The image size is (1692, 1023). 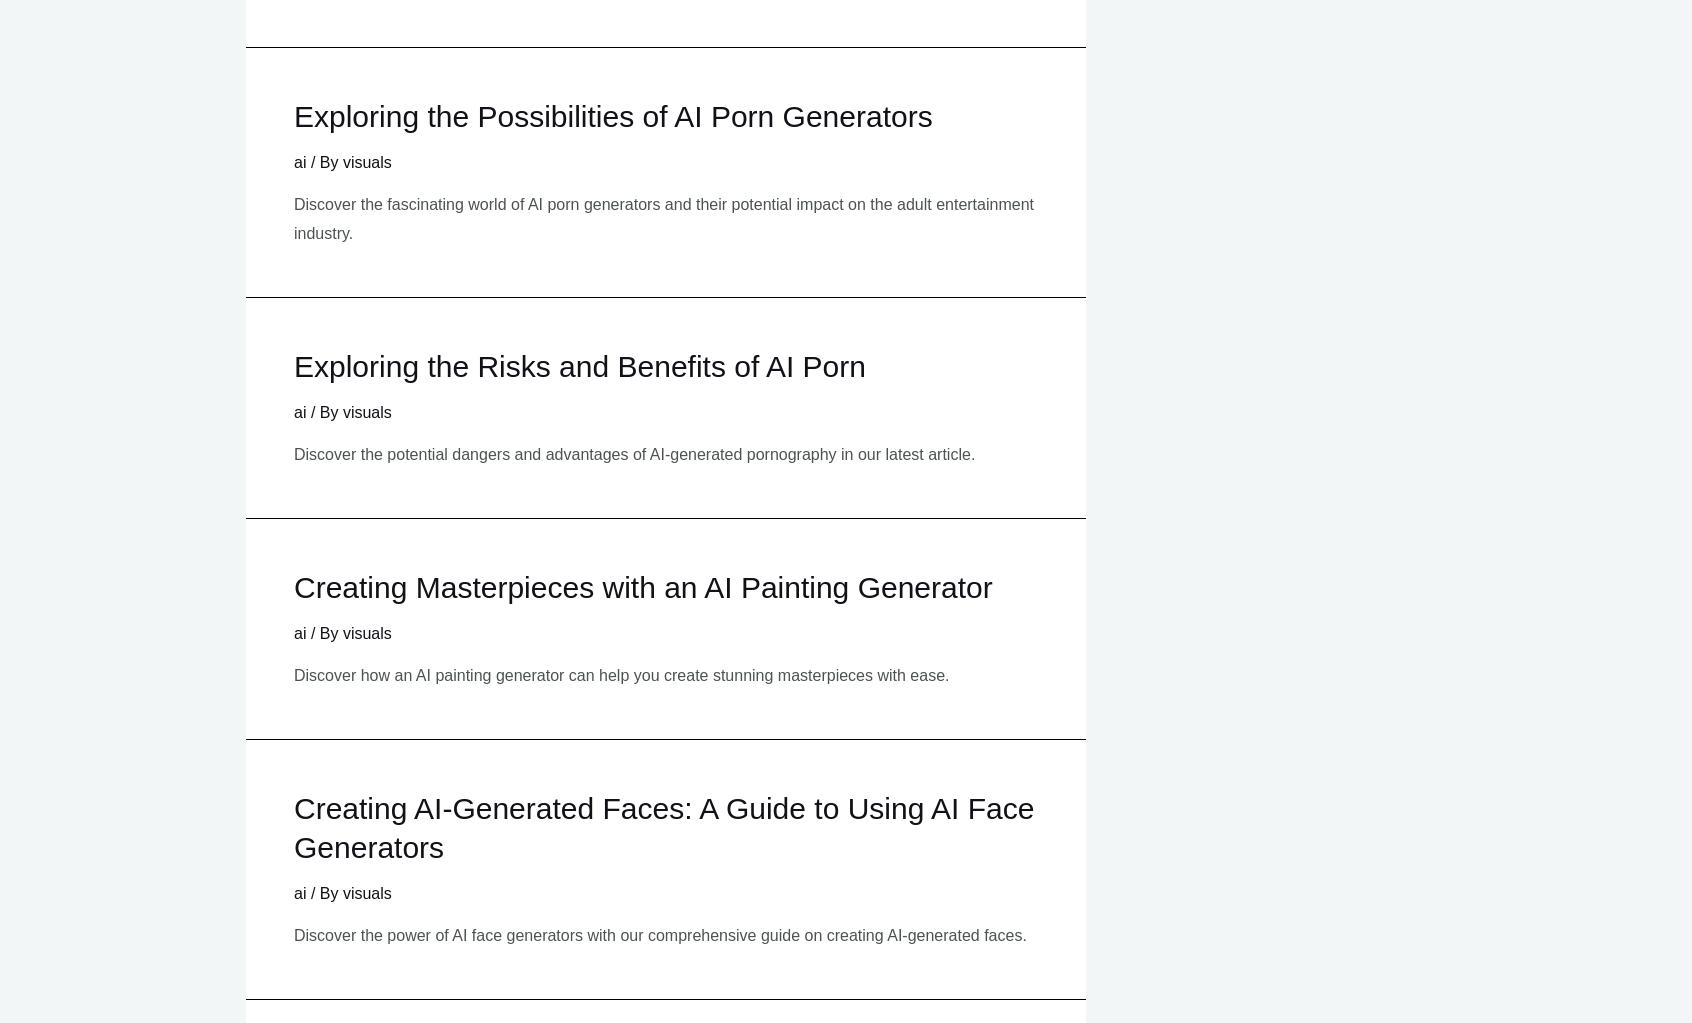 I want to click on 'Creating AI-Generated Faces: A Guide to Using AI Face Generators', so click(x=663, y=826).